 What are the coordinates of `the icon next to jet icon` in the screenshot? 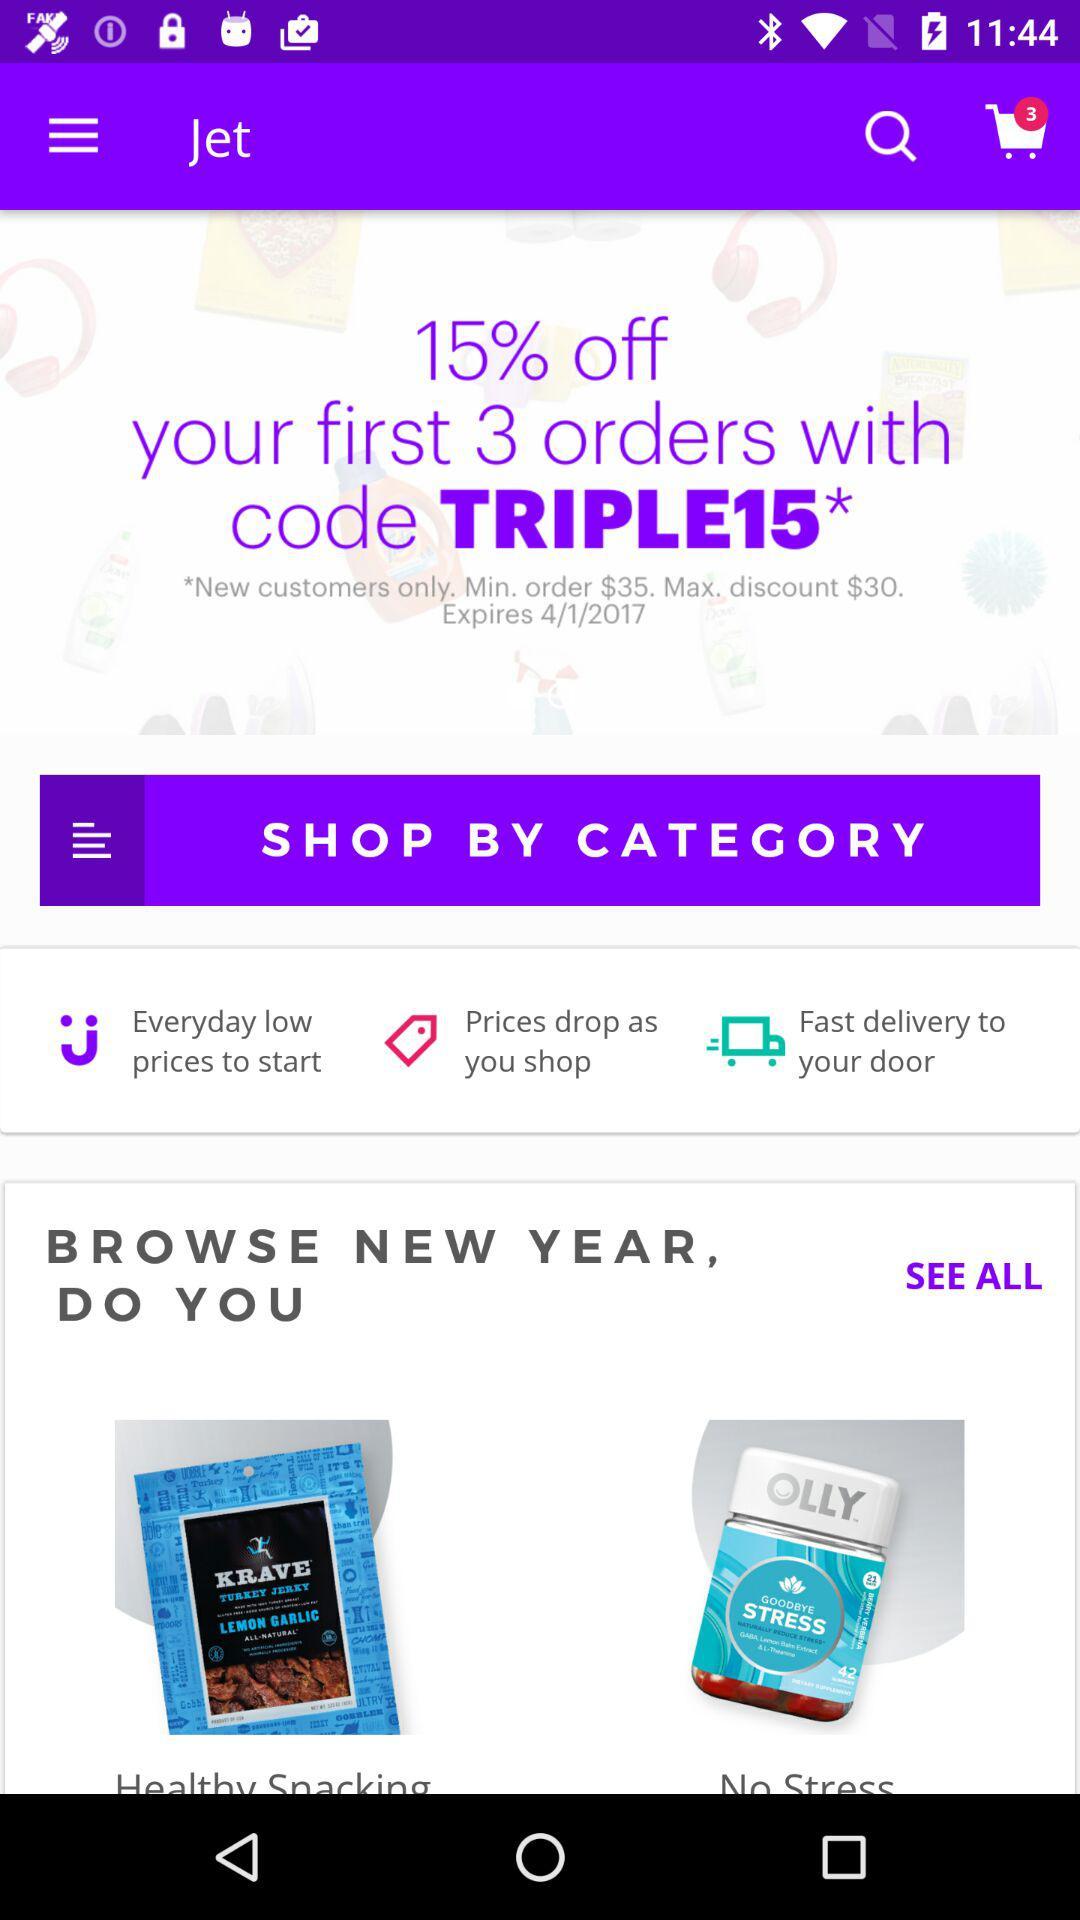 It's located at (72, 135).